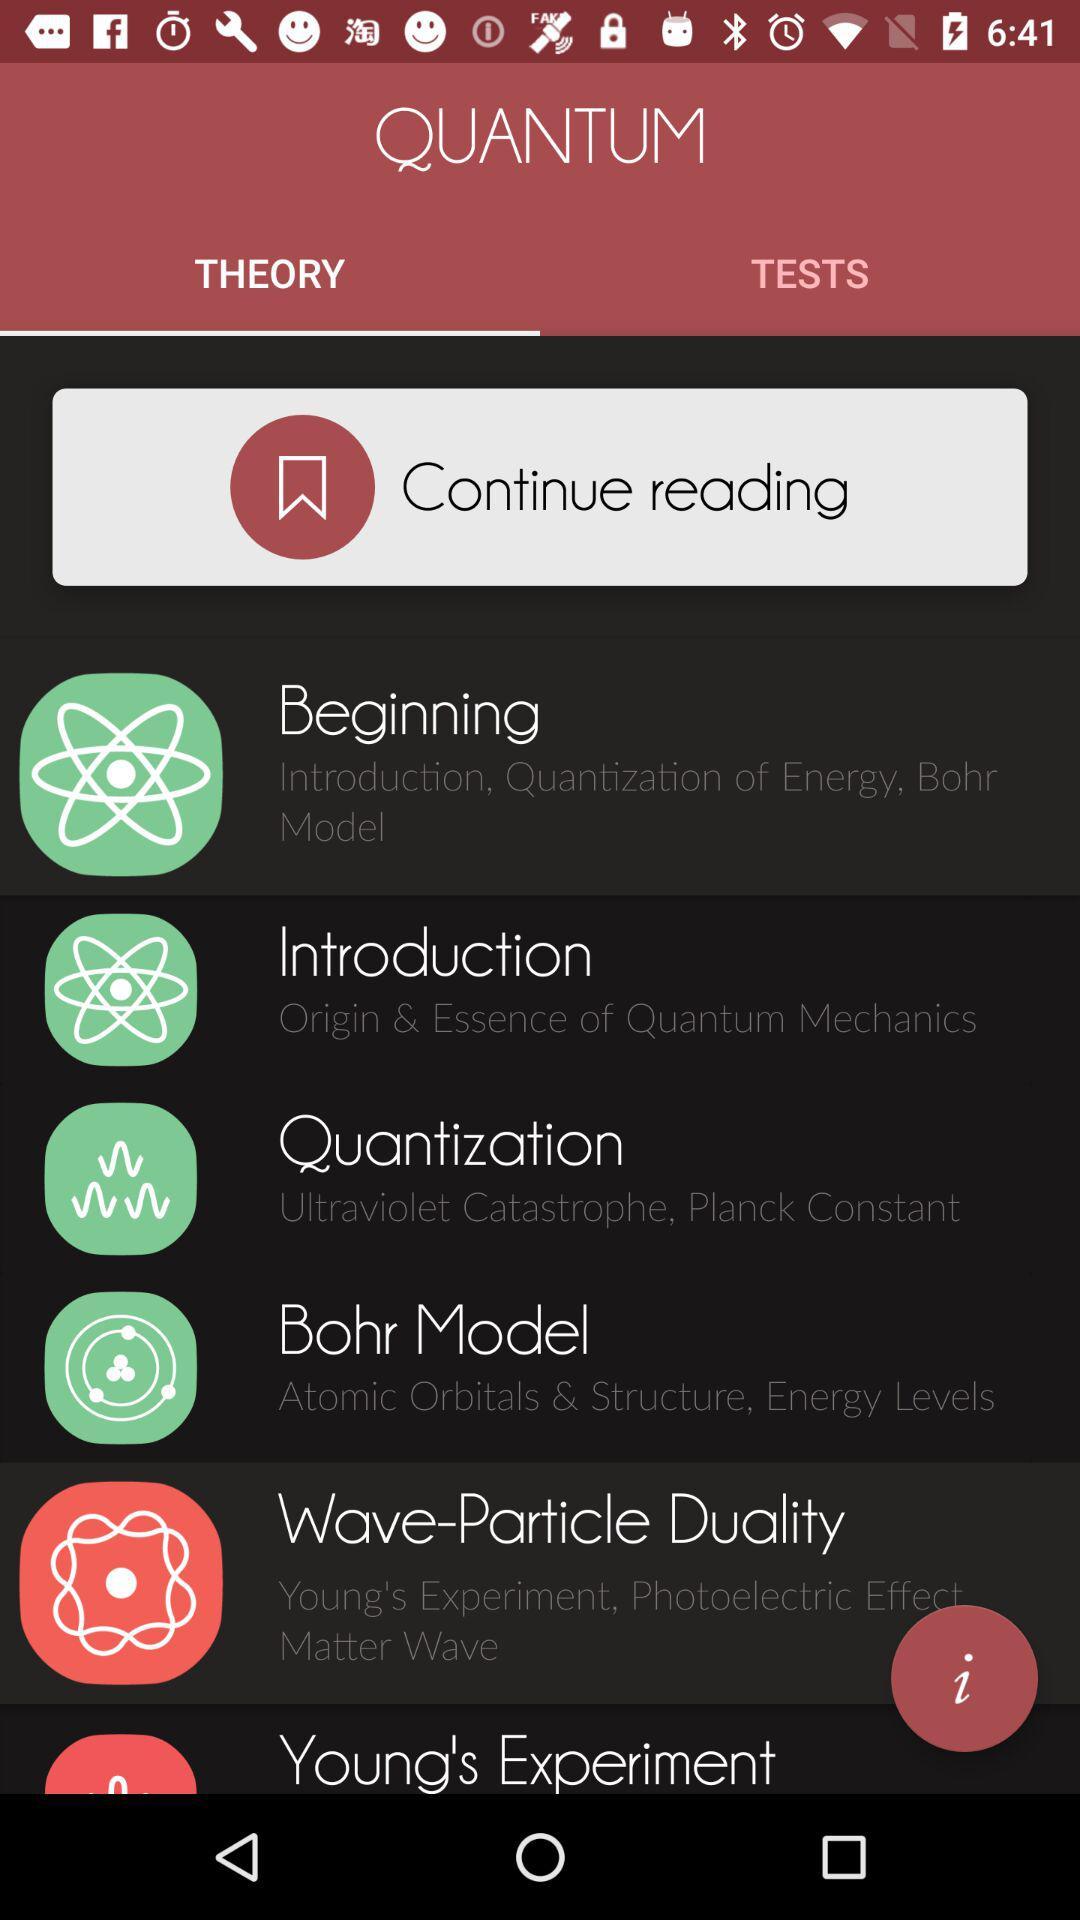 The width and height of the screenshot is (1080, 1920). Describe the element at coordinates (963, 1678) in the screenshot. I see `the item below atomic orbitals structure icon` at that location.